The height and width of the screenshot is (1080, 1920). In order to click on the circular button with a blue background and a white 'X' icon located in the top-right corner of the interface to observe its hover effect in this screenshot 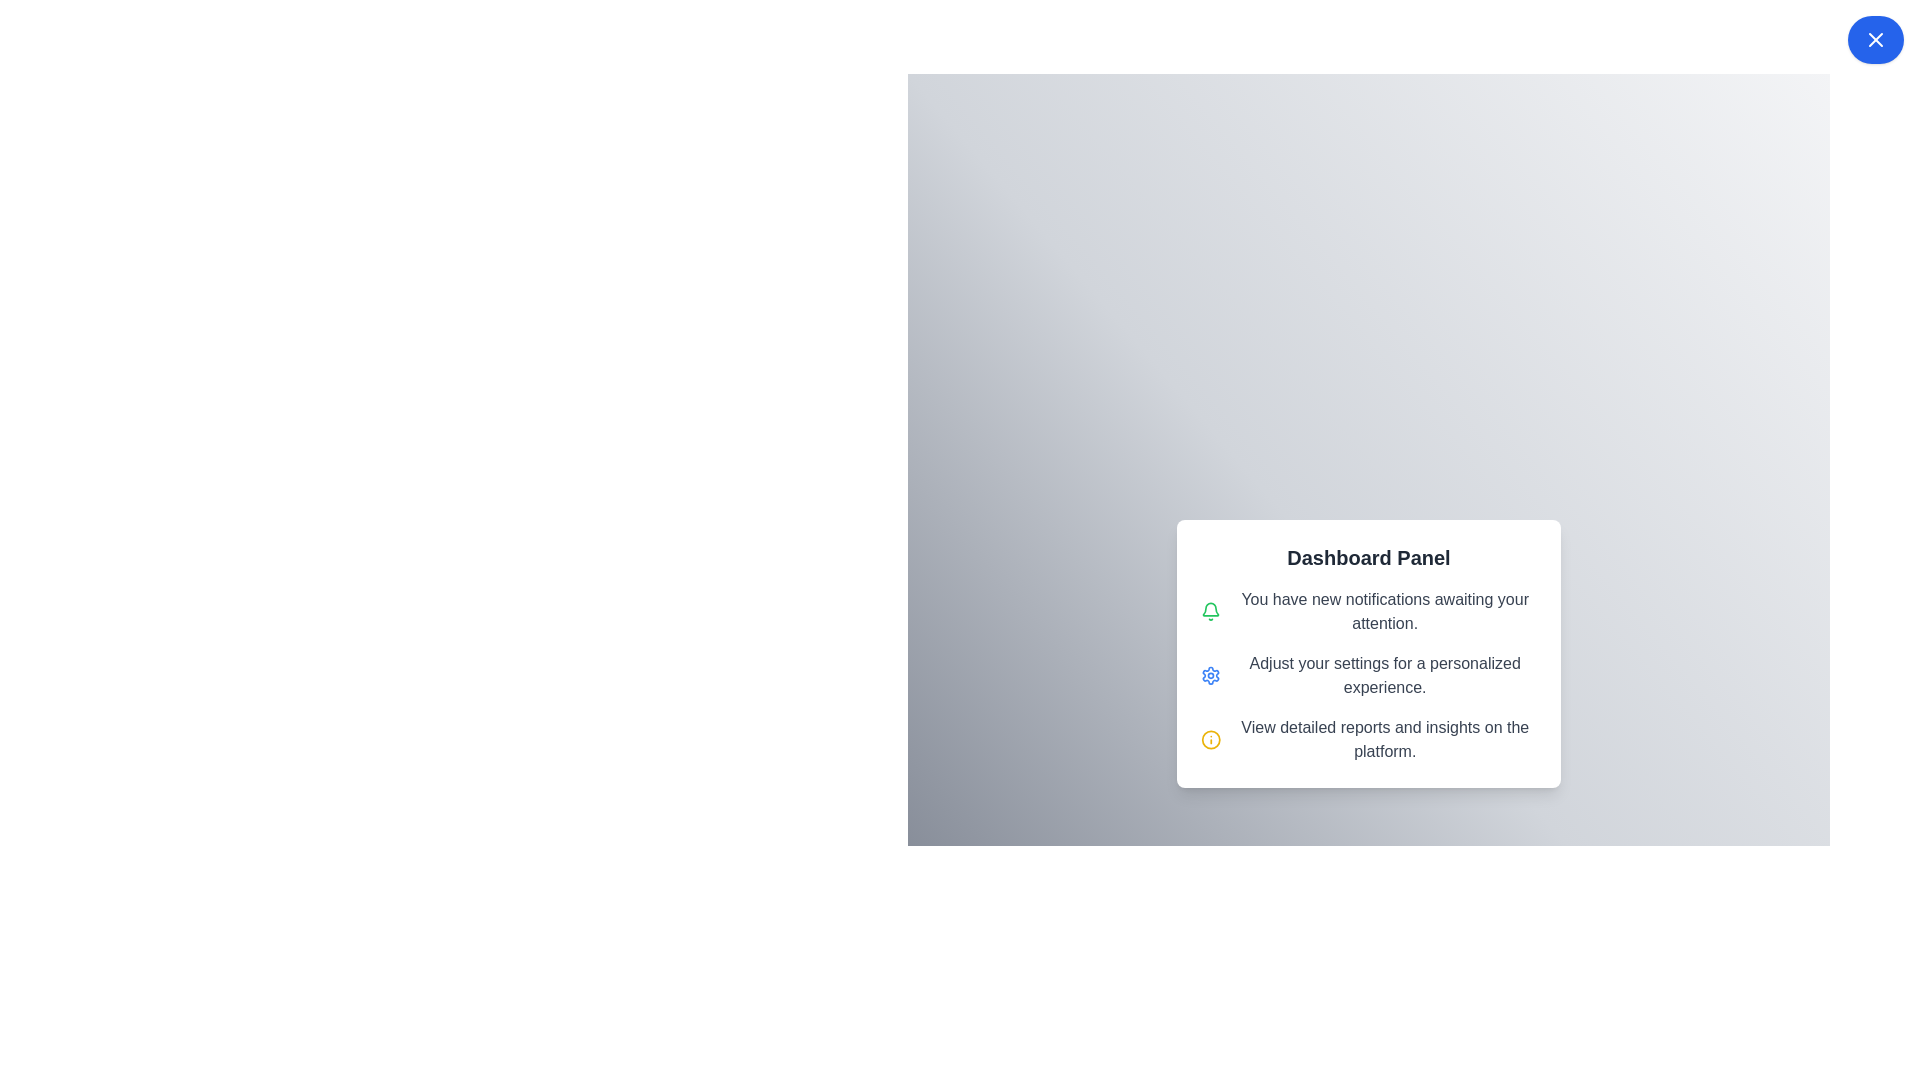, I will do `click(1875, 39)`.